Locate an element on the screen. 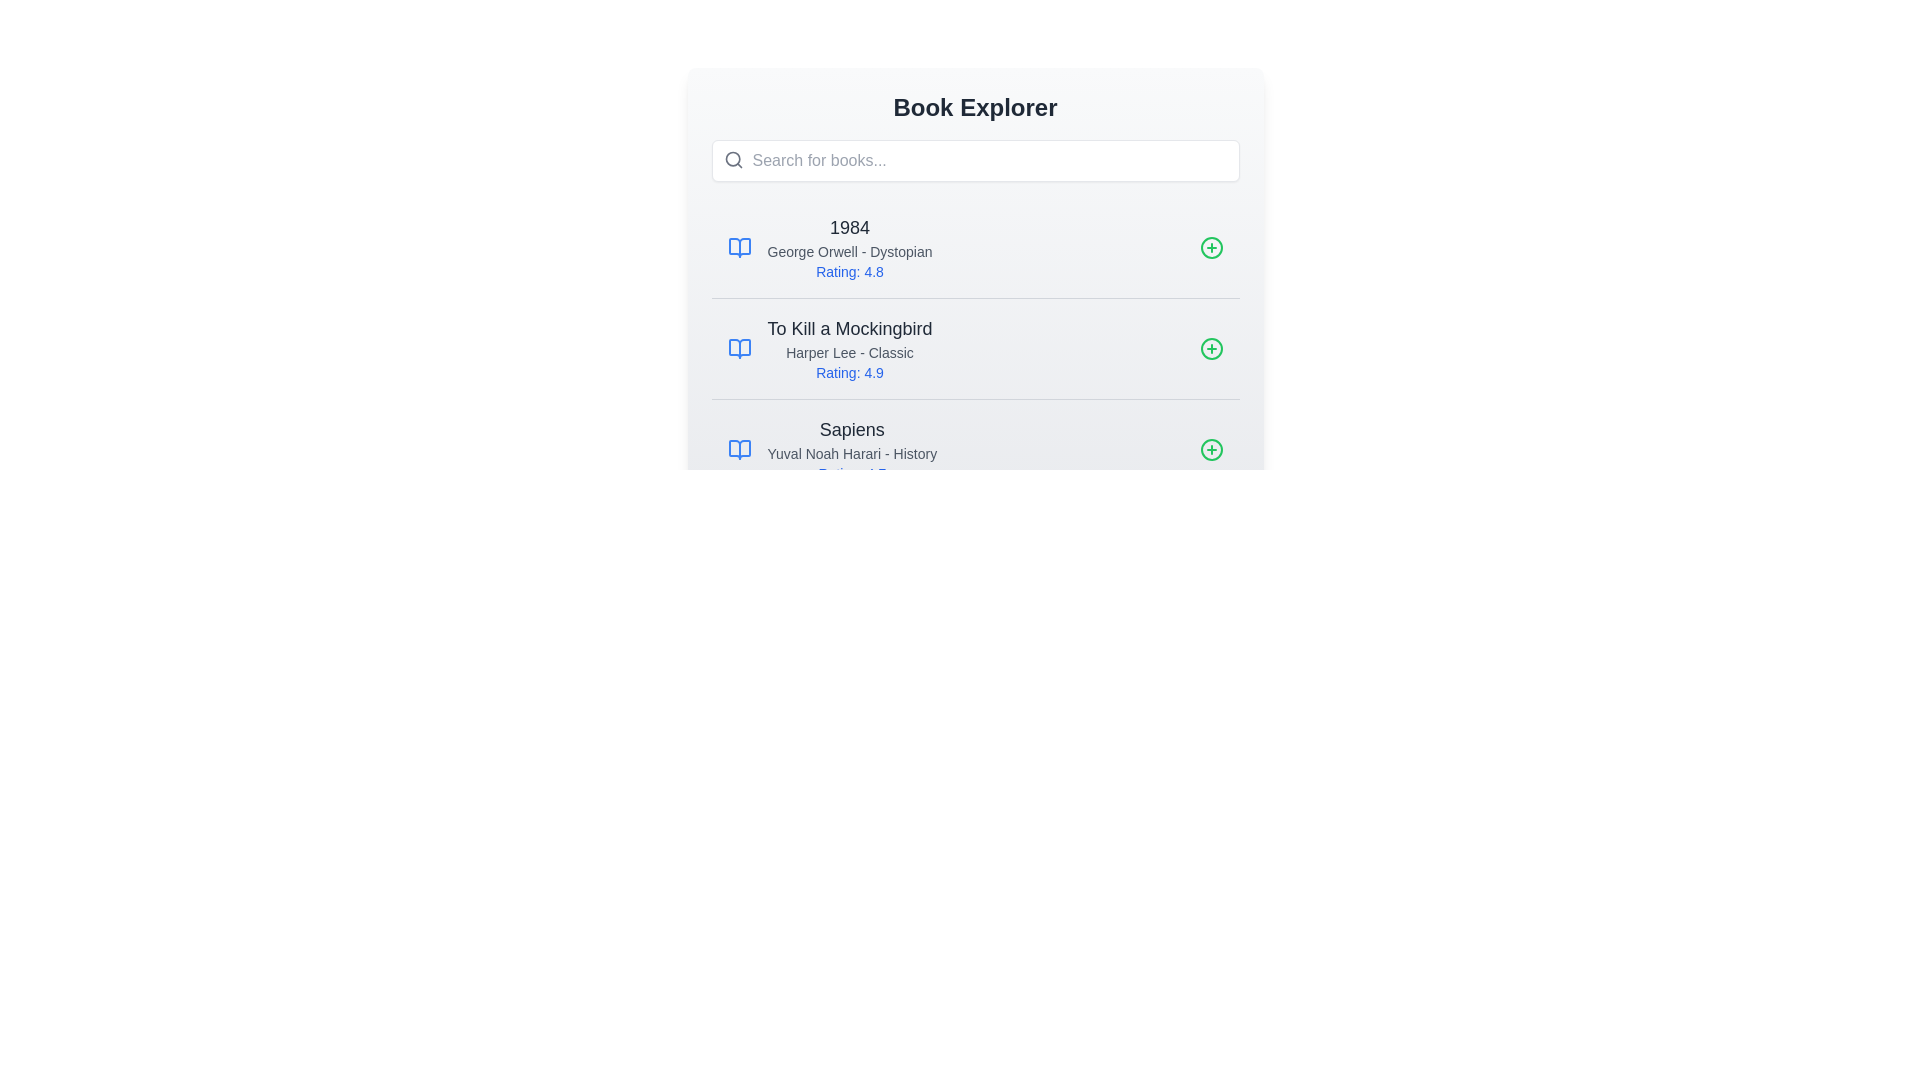  the text-based heading labeled 'Book Explorer', which is styled prominently with a bold and large font size in dark gray, located at the top of the interface is located at coordinates (975, 108).